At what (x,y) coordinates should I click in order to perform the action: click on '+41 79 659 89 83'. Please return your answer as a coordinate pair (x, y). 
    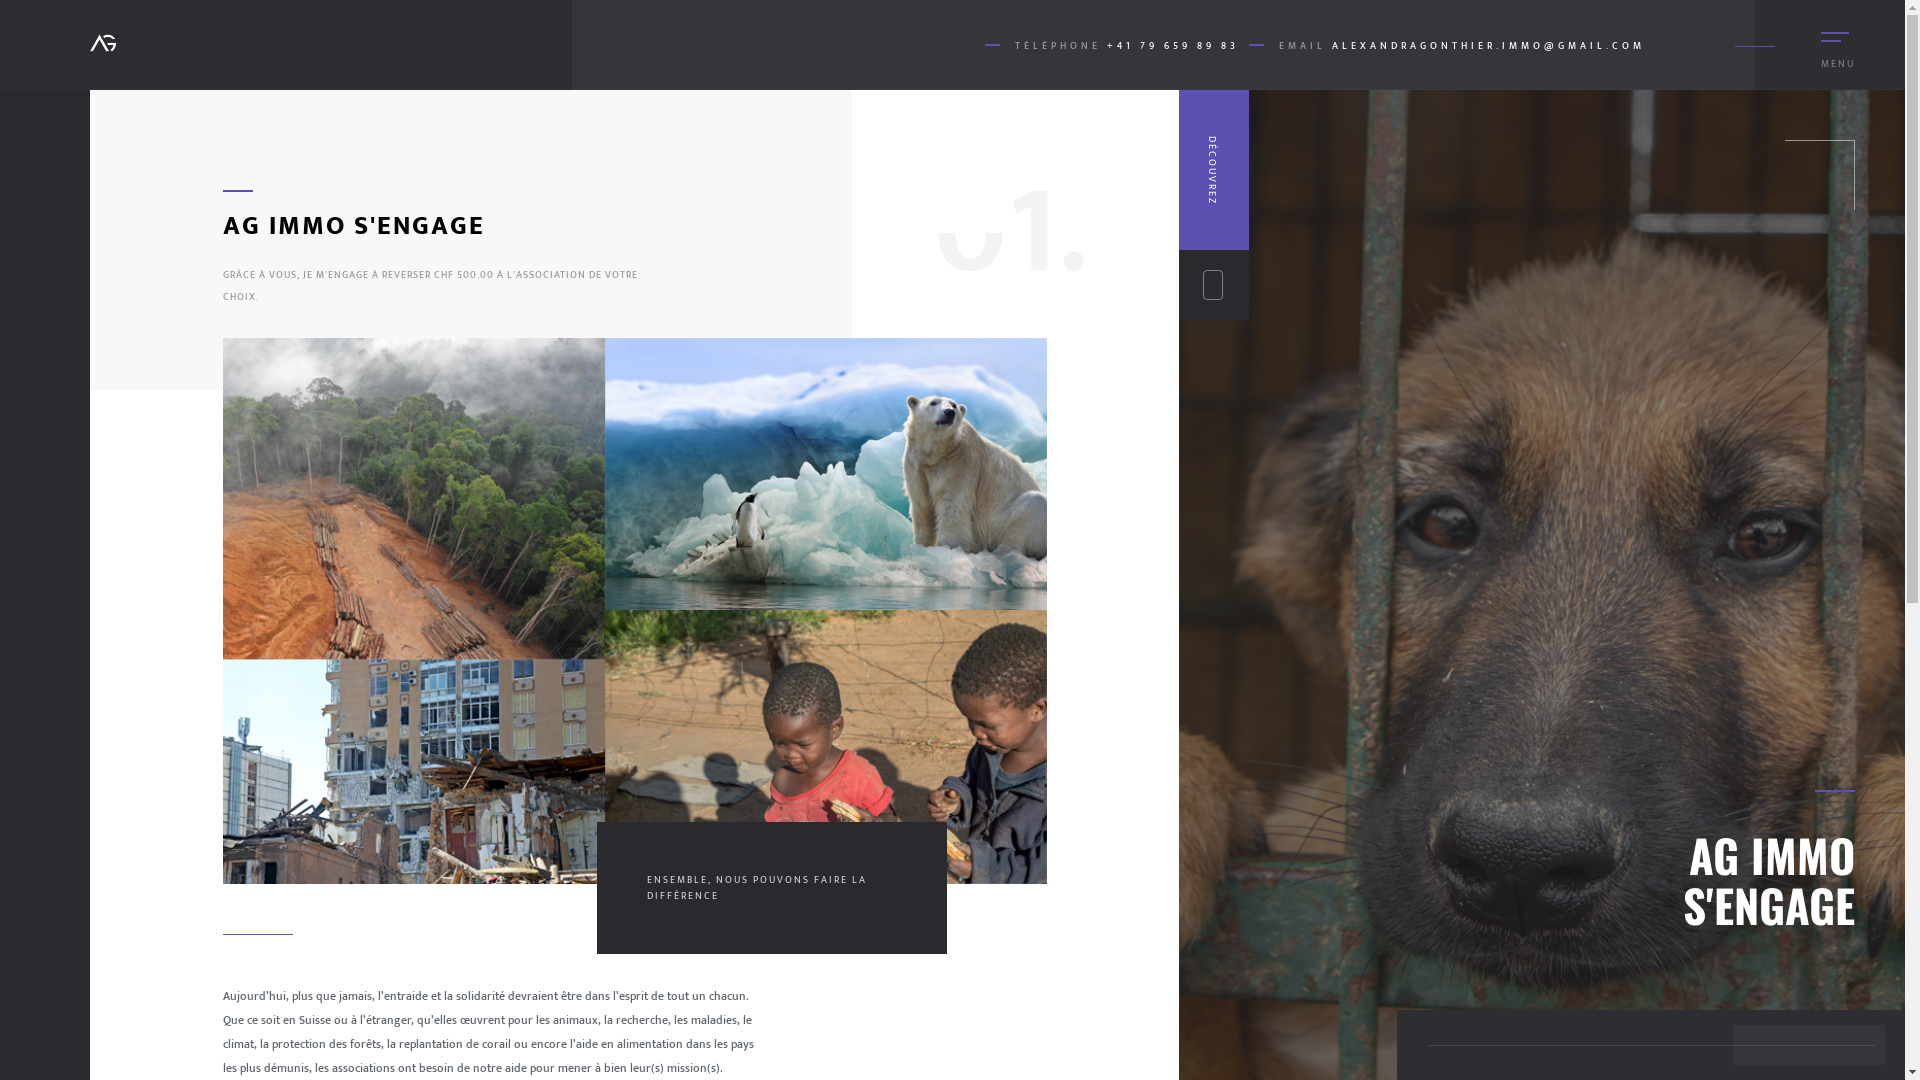
    Looking at the image, I should click on (1172, 45).